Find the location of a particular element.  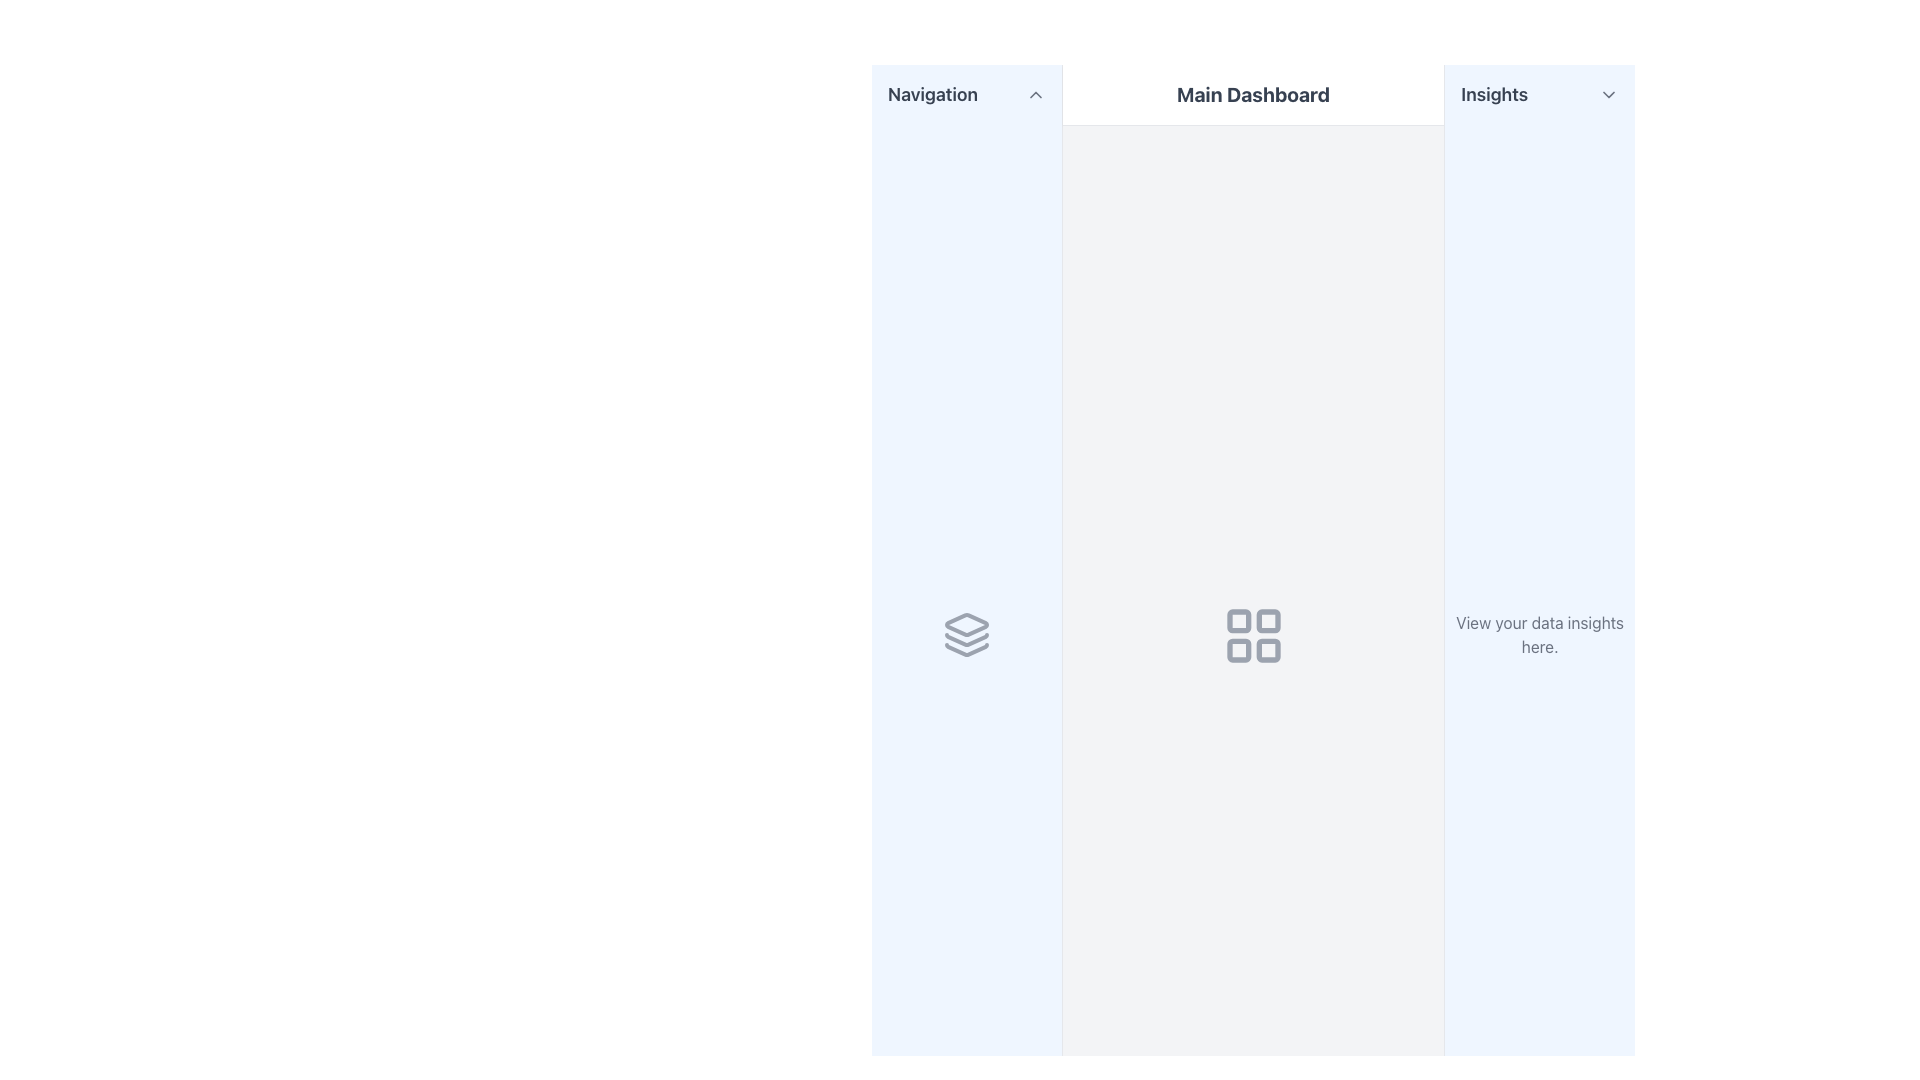

the button located in the bottom-right corner of a 2x2 icon grid is located at coordinates (1267, 650).